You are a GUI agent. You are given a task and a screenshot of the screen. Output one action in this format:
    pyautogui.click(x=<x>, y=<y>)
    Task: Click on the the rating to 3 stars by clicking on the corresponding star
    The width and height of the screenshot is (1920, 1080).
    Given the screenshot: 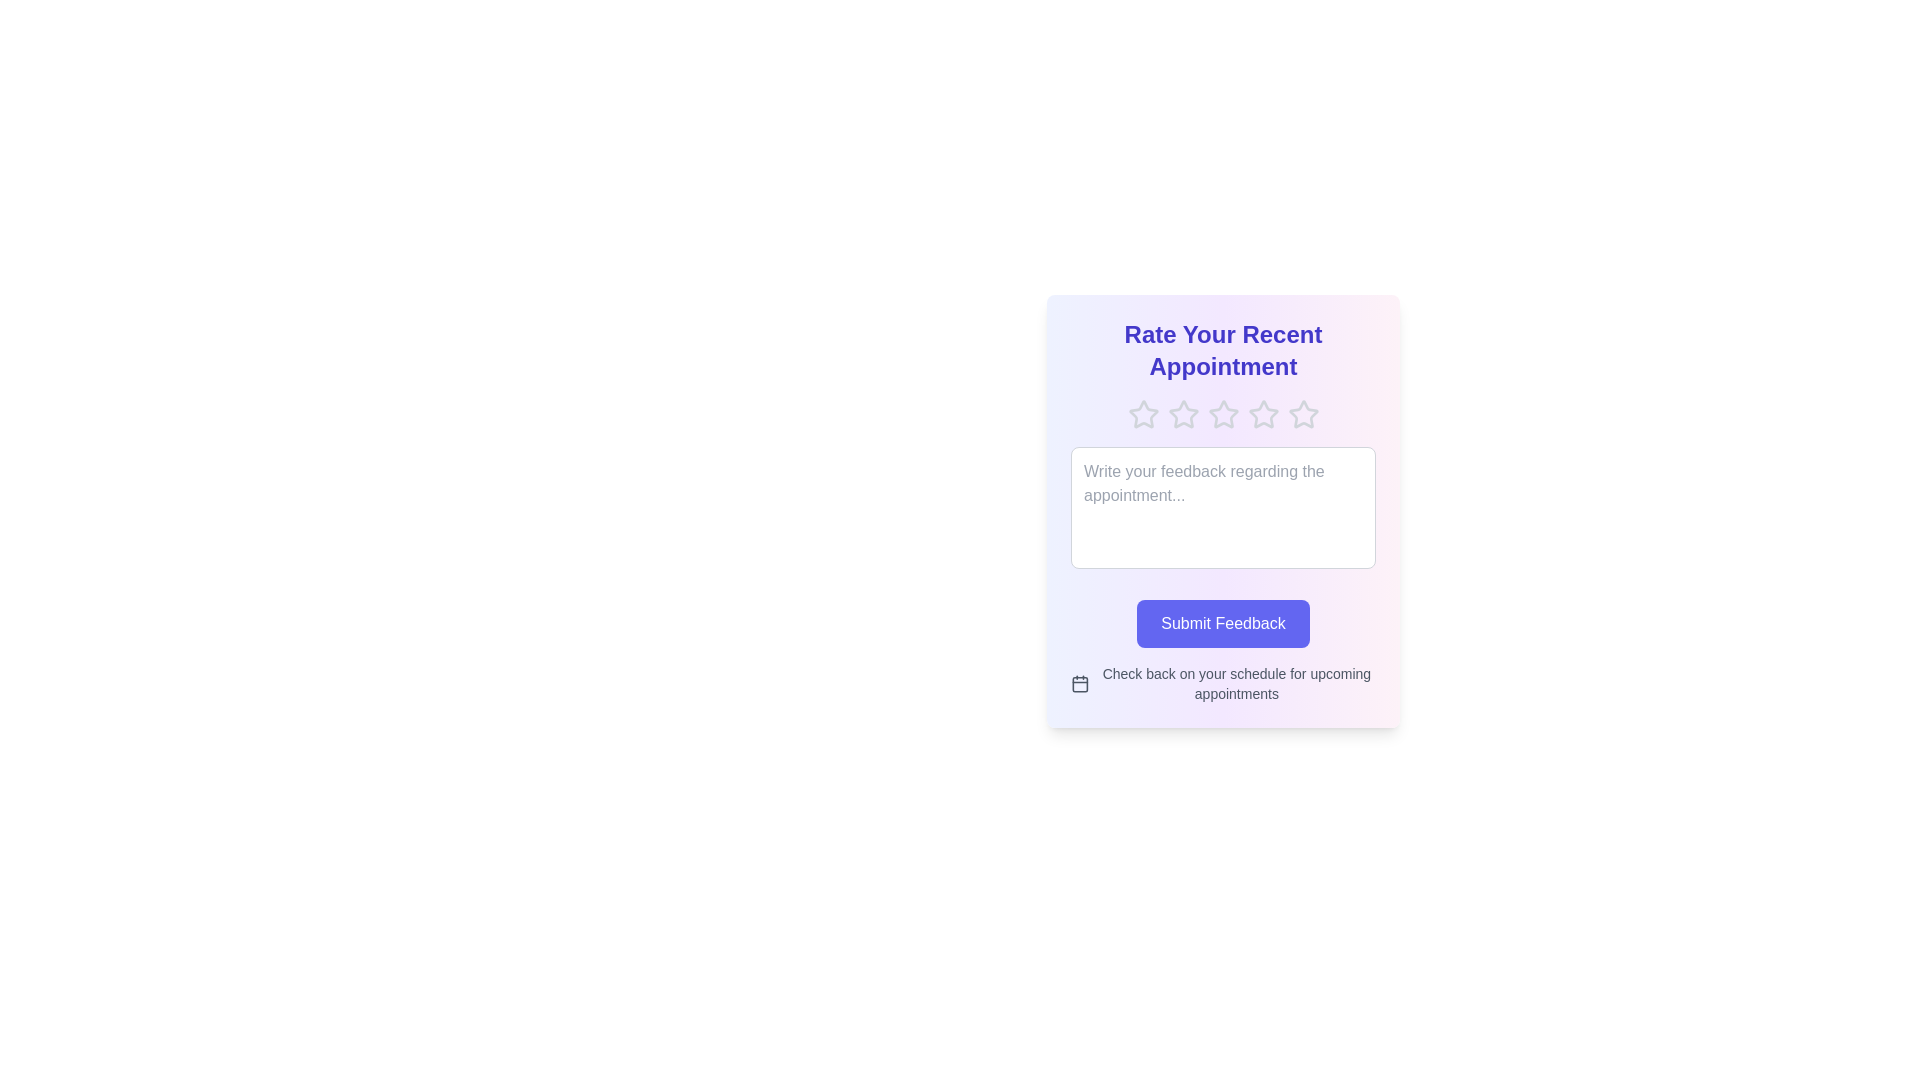 What is the action you would take?
    pyautogui.click(x=1222, y=414)
    